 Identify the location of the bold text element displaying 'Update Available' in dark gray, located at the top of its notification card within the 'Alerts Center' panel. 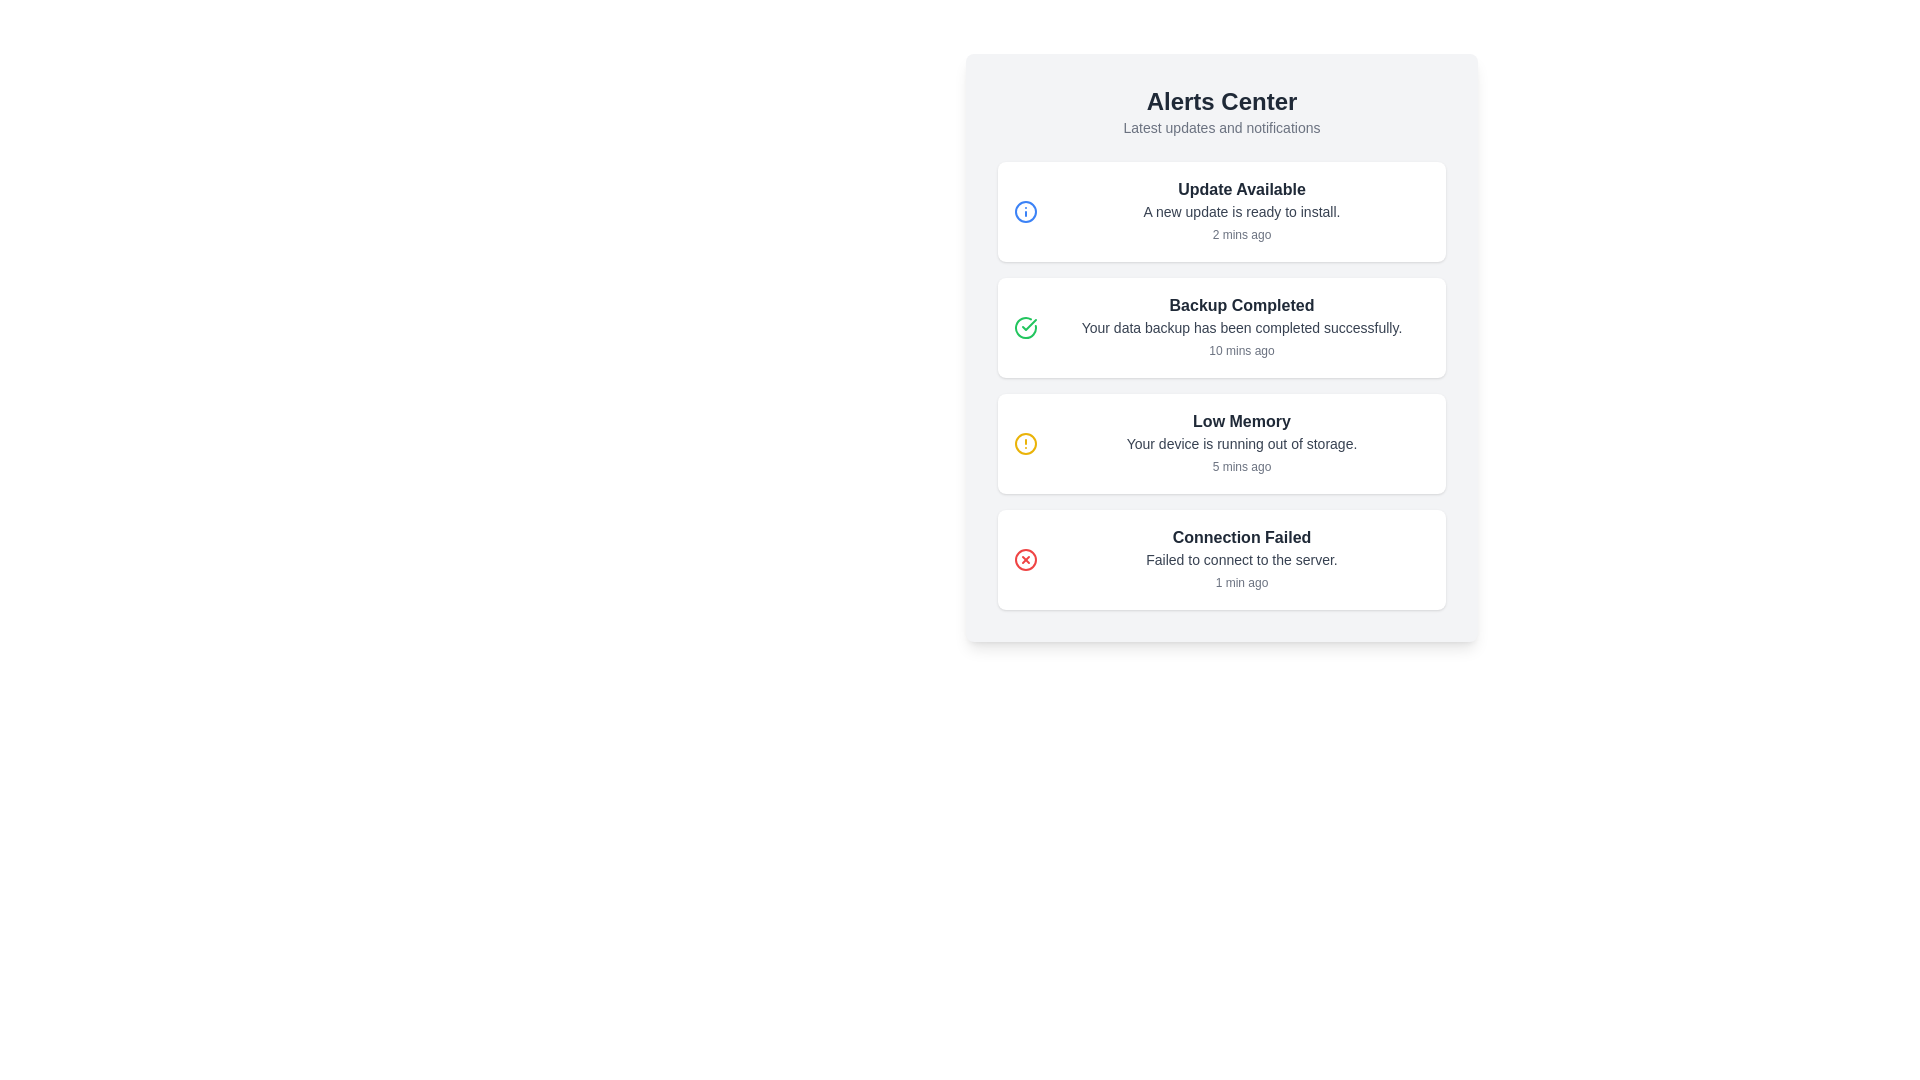
(1241, 189).